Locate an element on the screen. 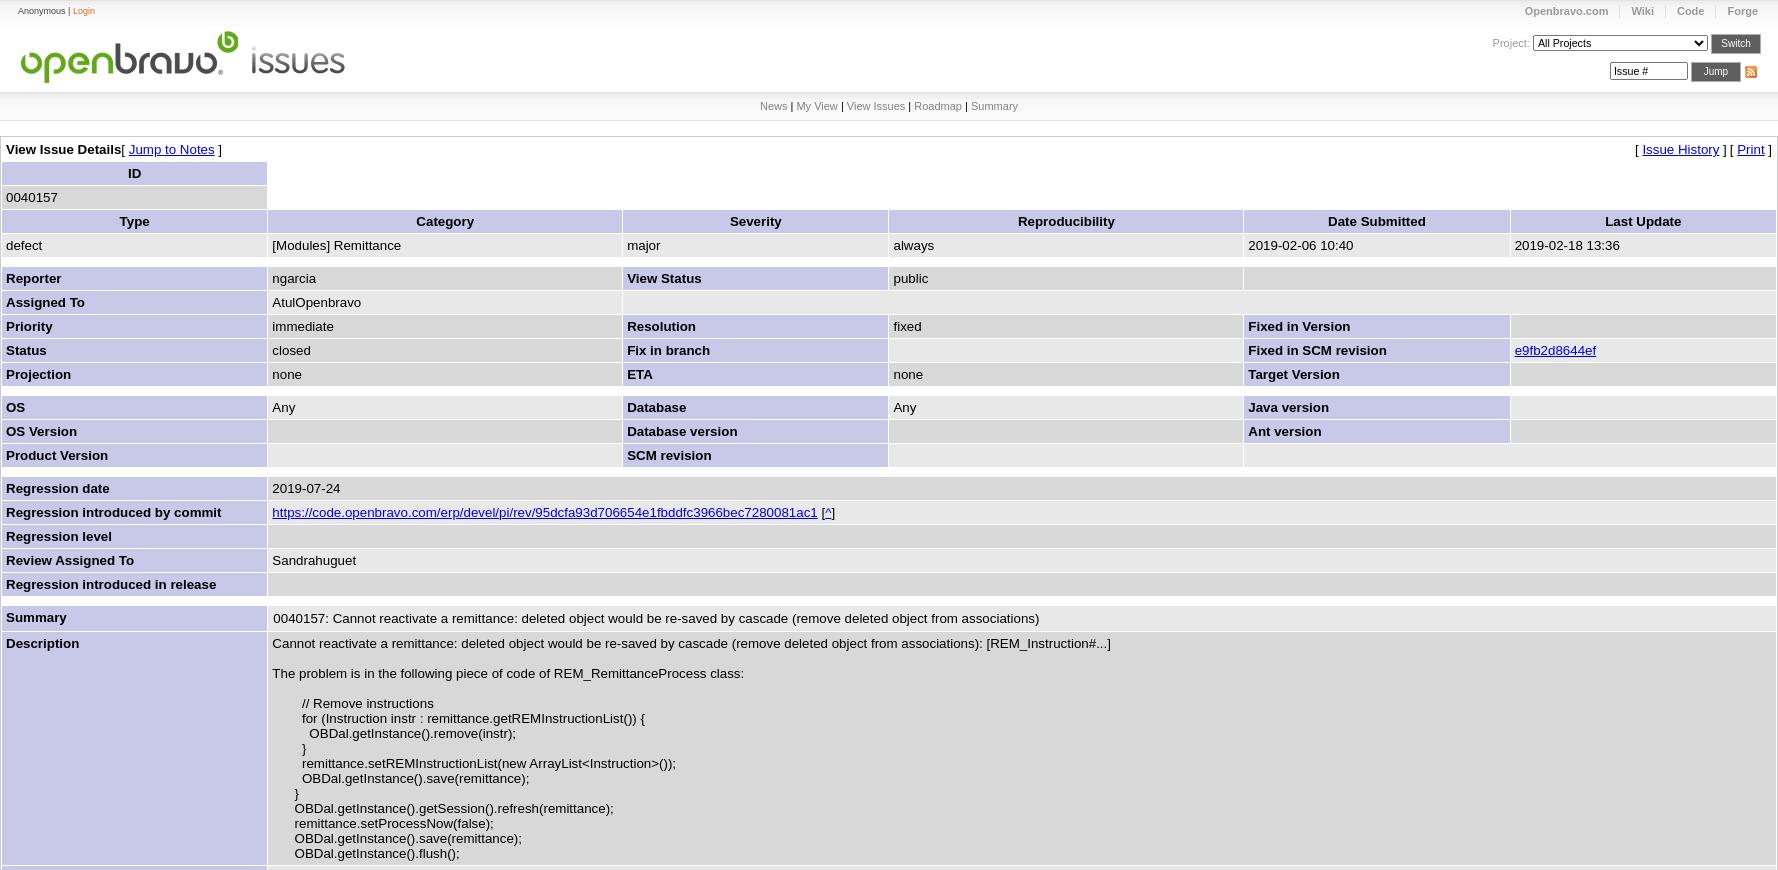  '2019-02-06 10:40' is located at coordinates (1300, 245).